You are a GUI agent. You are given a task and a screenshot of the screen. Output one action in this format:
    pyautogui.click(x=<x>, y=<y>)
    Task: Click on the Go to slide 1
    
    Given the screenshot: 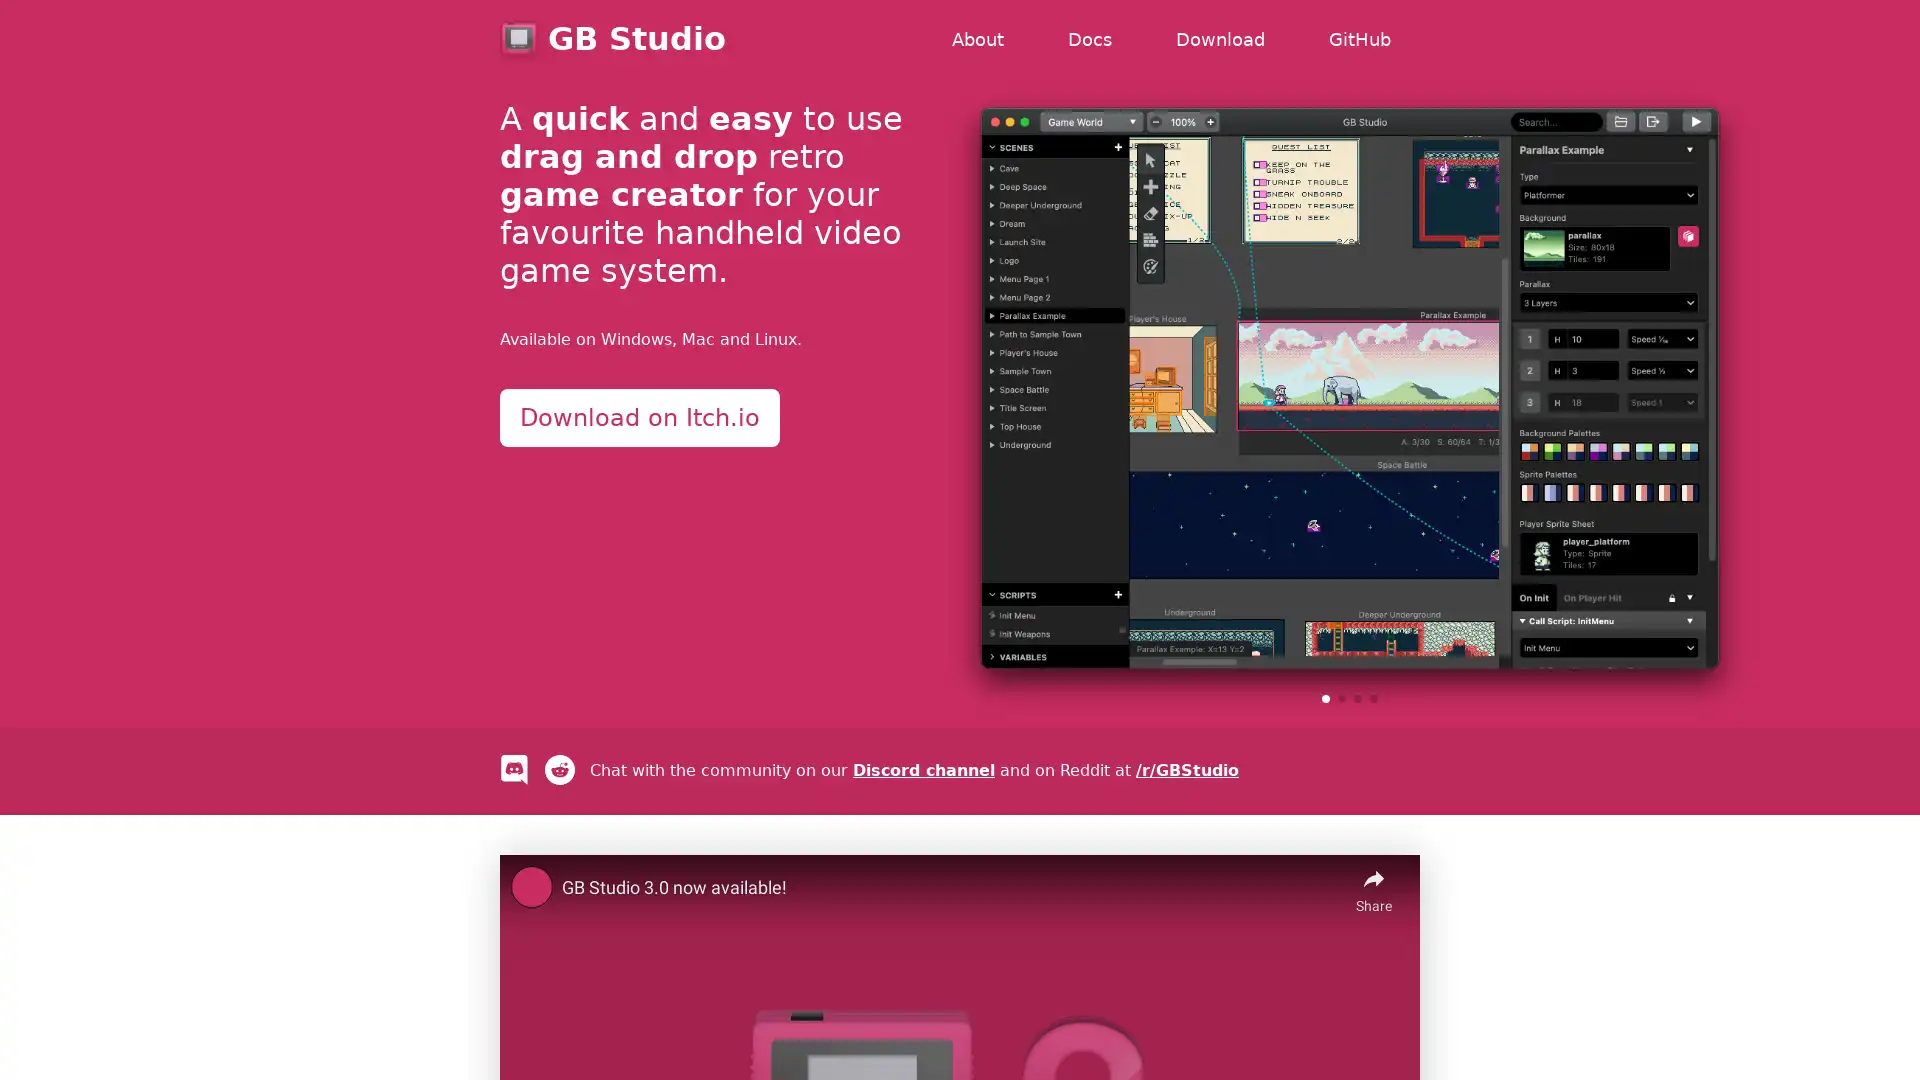 What is the action you would take?
    pyautogui.click(x=1325, y=697)
    